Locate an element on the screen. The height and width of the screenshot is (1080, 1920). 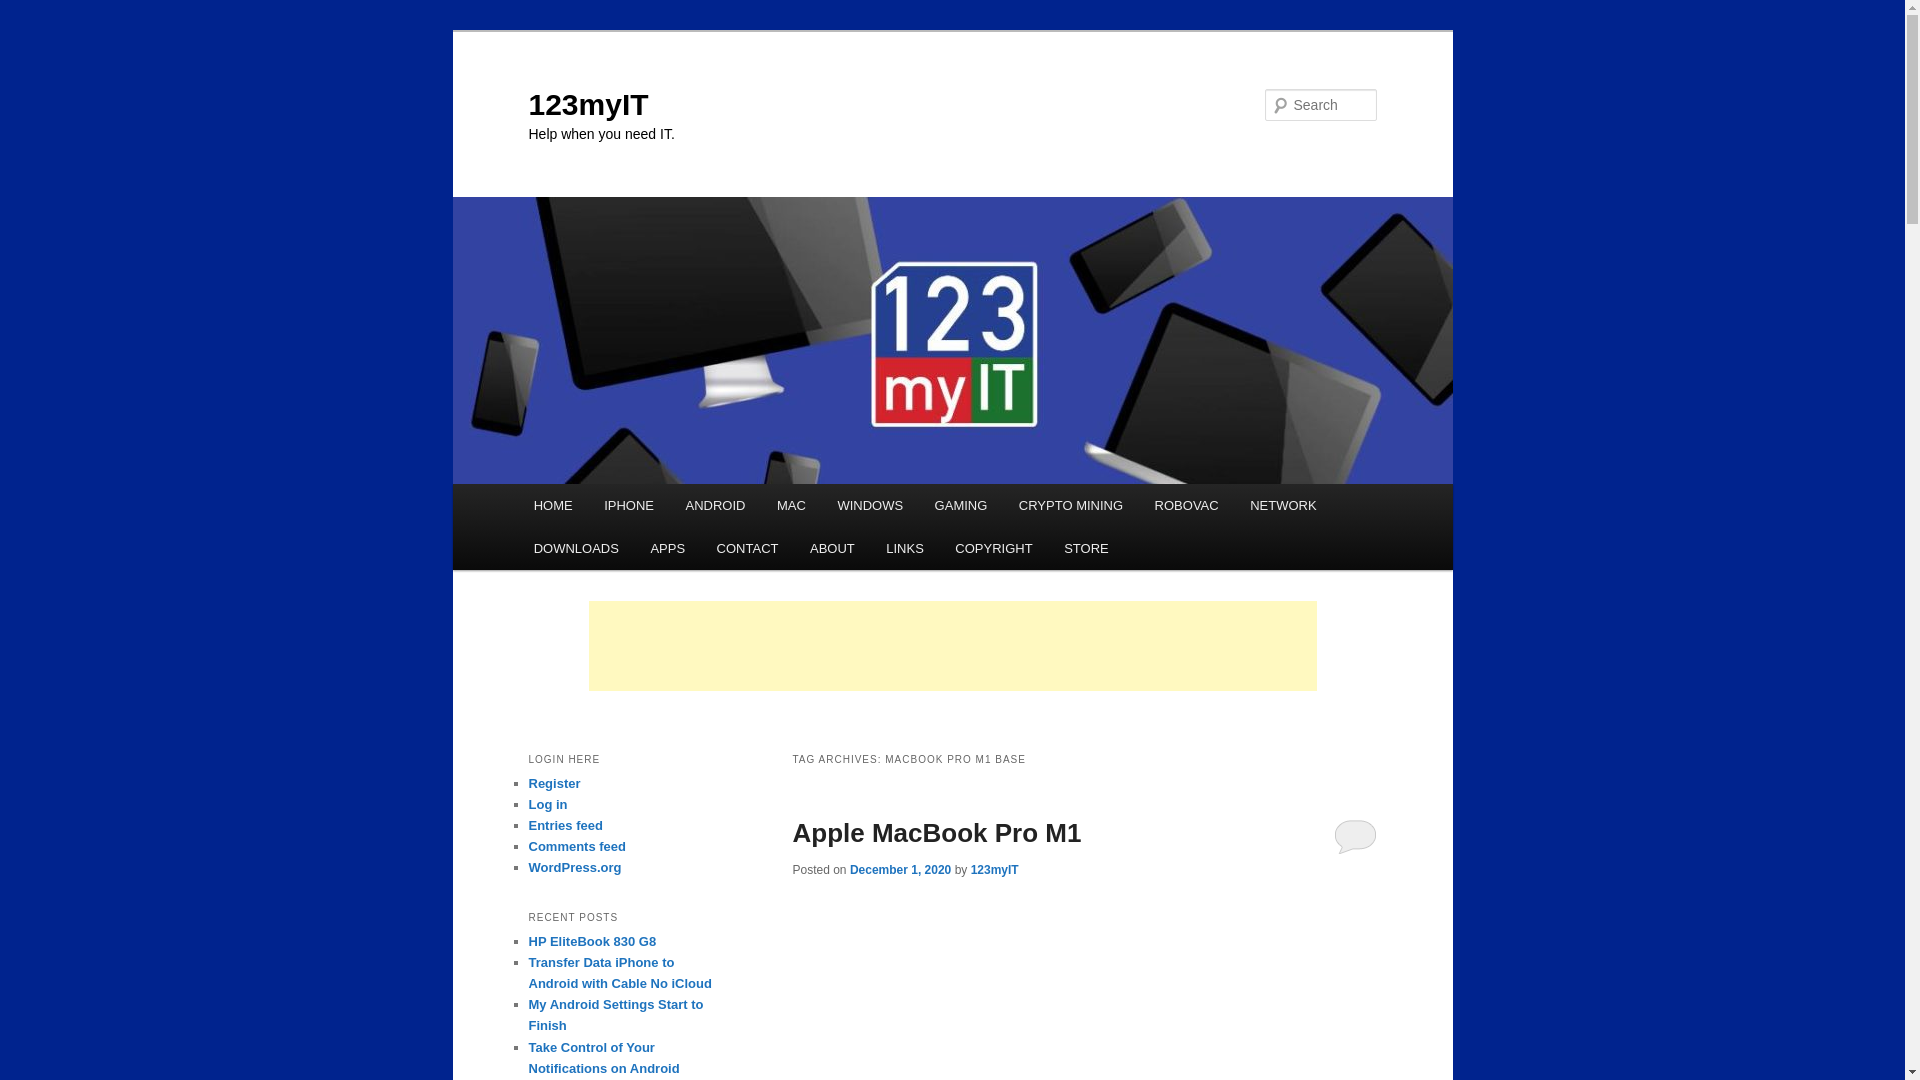
'Entries feed' is located at coordinates (564, 825).